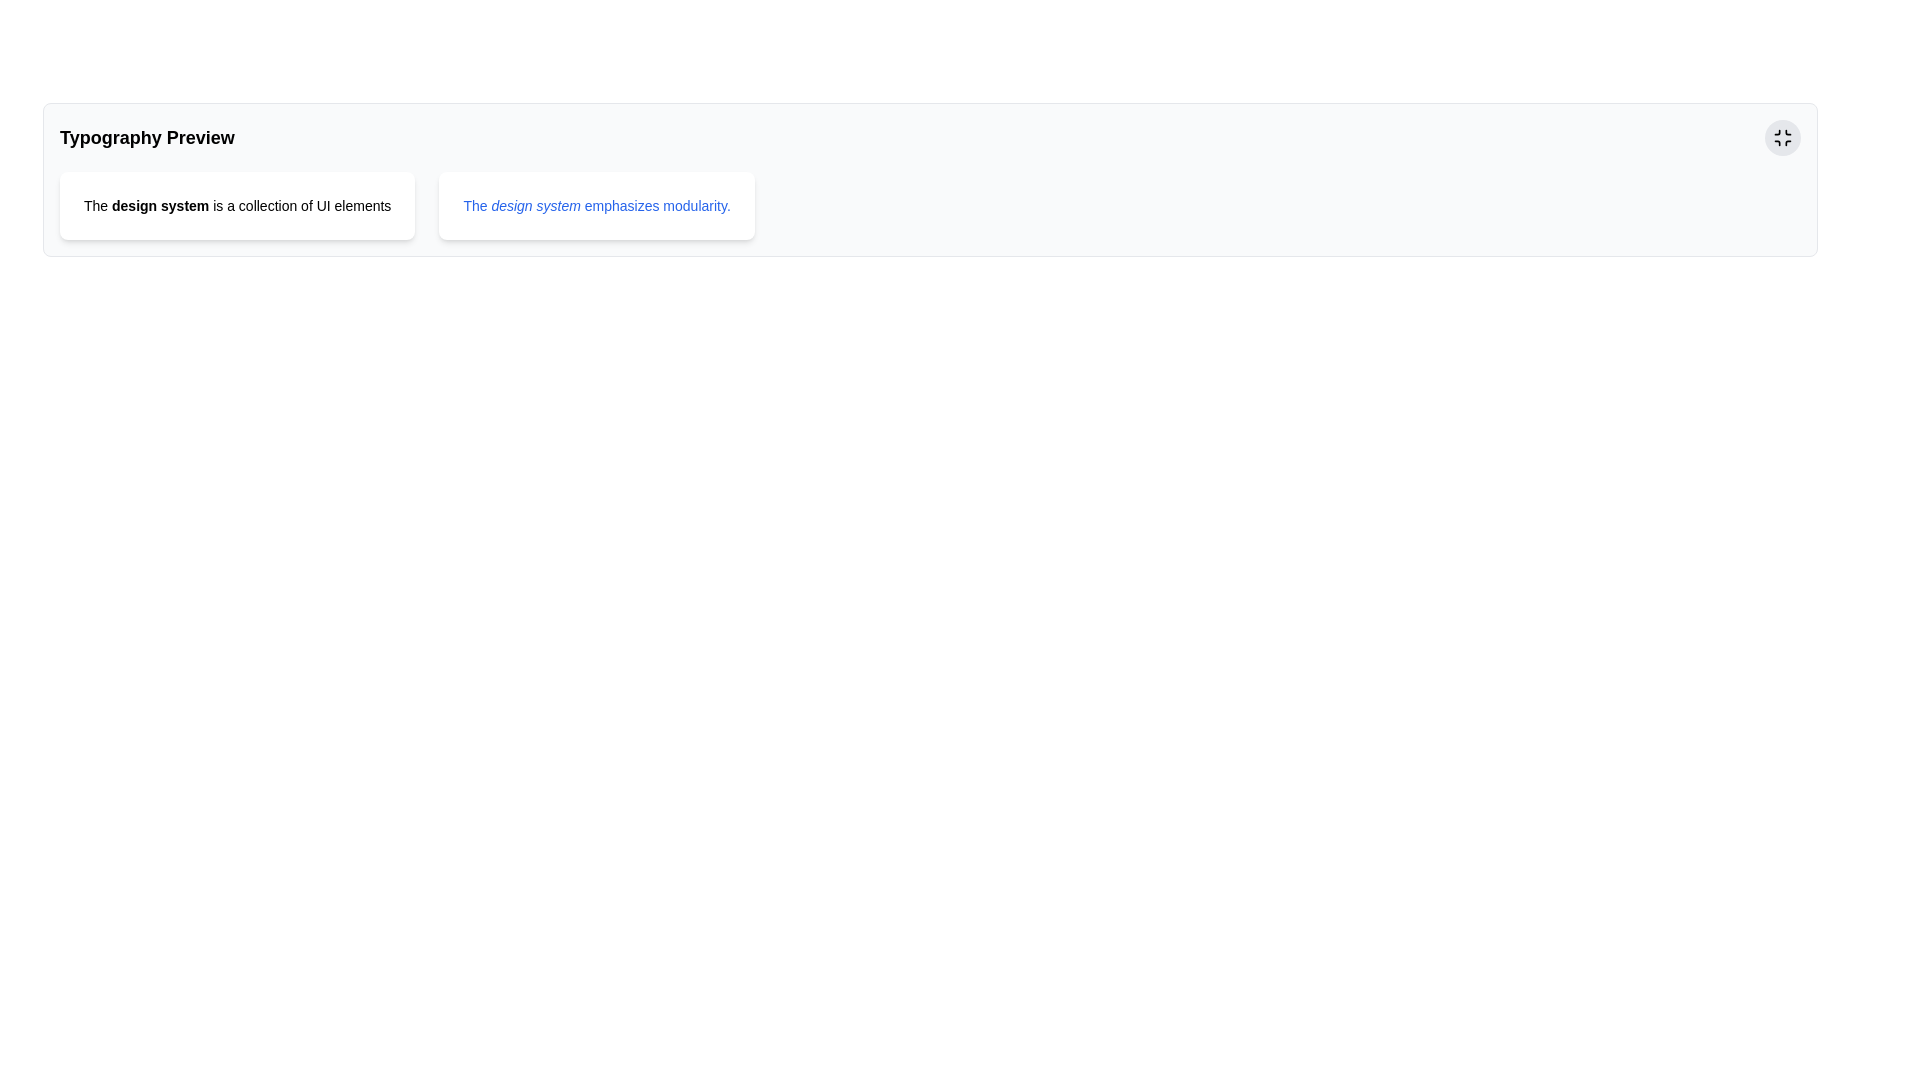 Image resolution: width=1920 pixels, height=1080 pixels. What do you see at coordinates (237, 205) in the screenshot?
I see `the first text line within the white background card that displays a textual description about the design system` at bounding box center [237, 205].